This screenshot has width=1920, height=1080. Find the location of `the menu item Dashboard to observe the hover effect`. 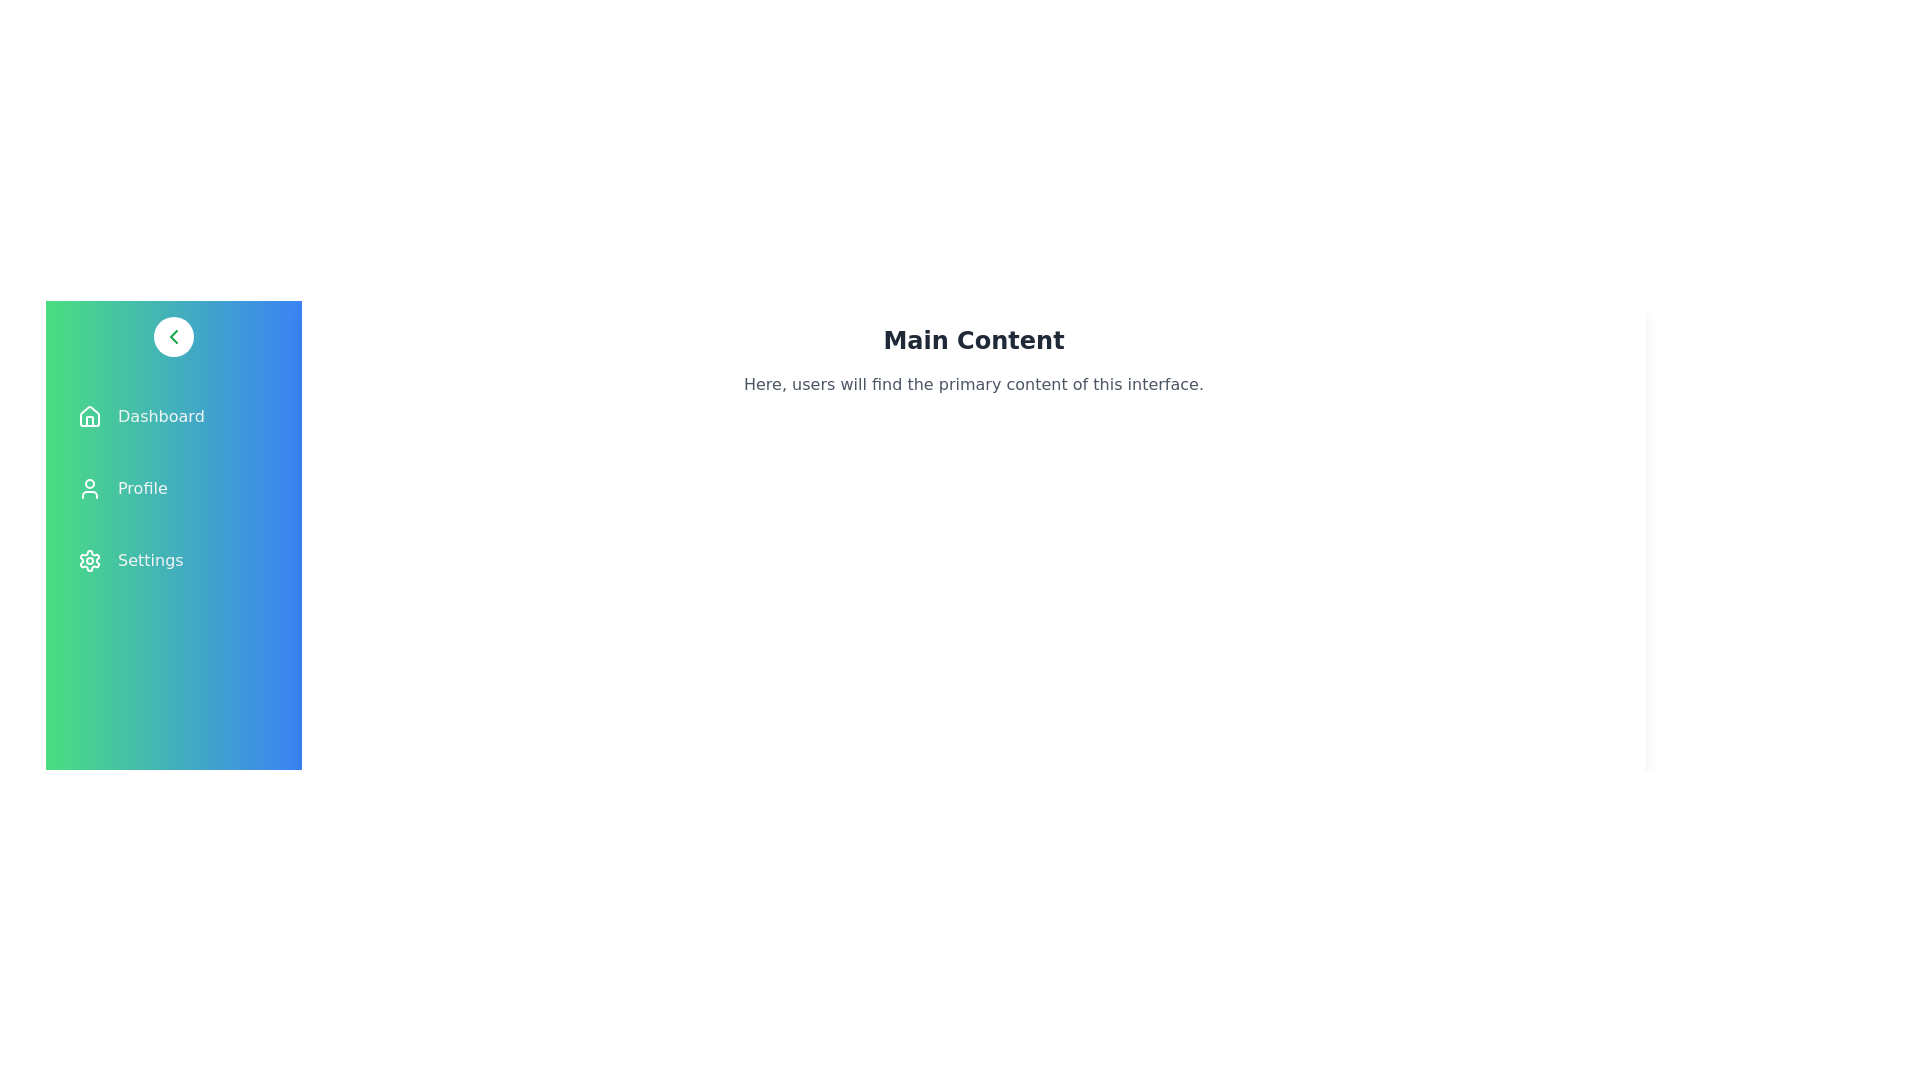

the menu item Dashboard to observe the hover effect is located at coordinates (173, 415).